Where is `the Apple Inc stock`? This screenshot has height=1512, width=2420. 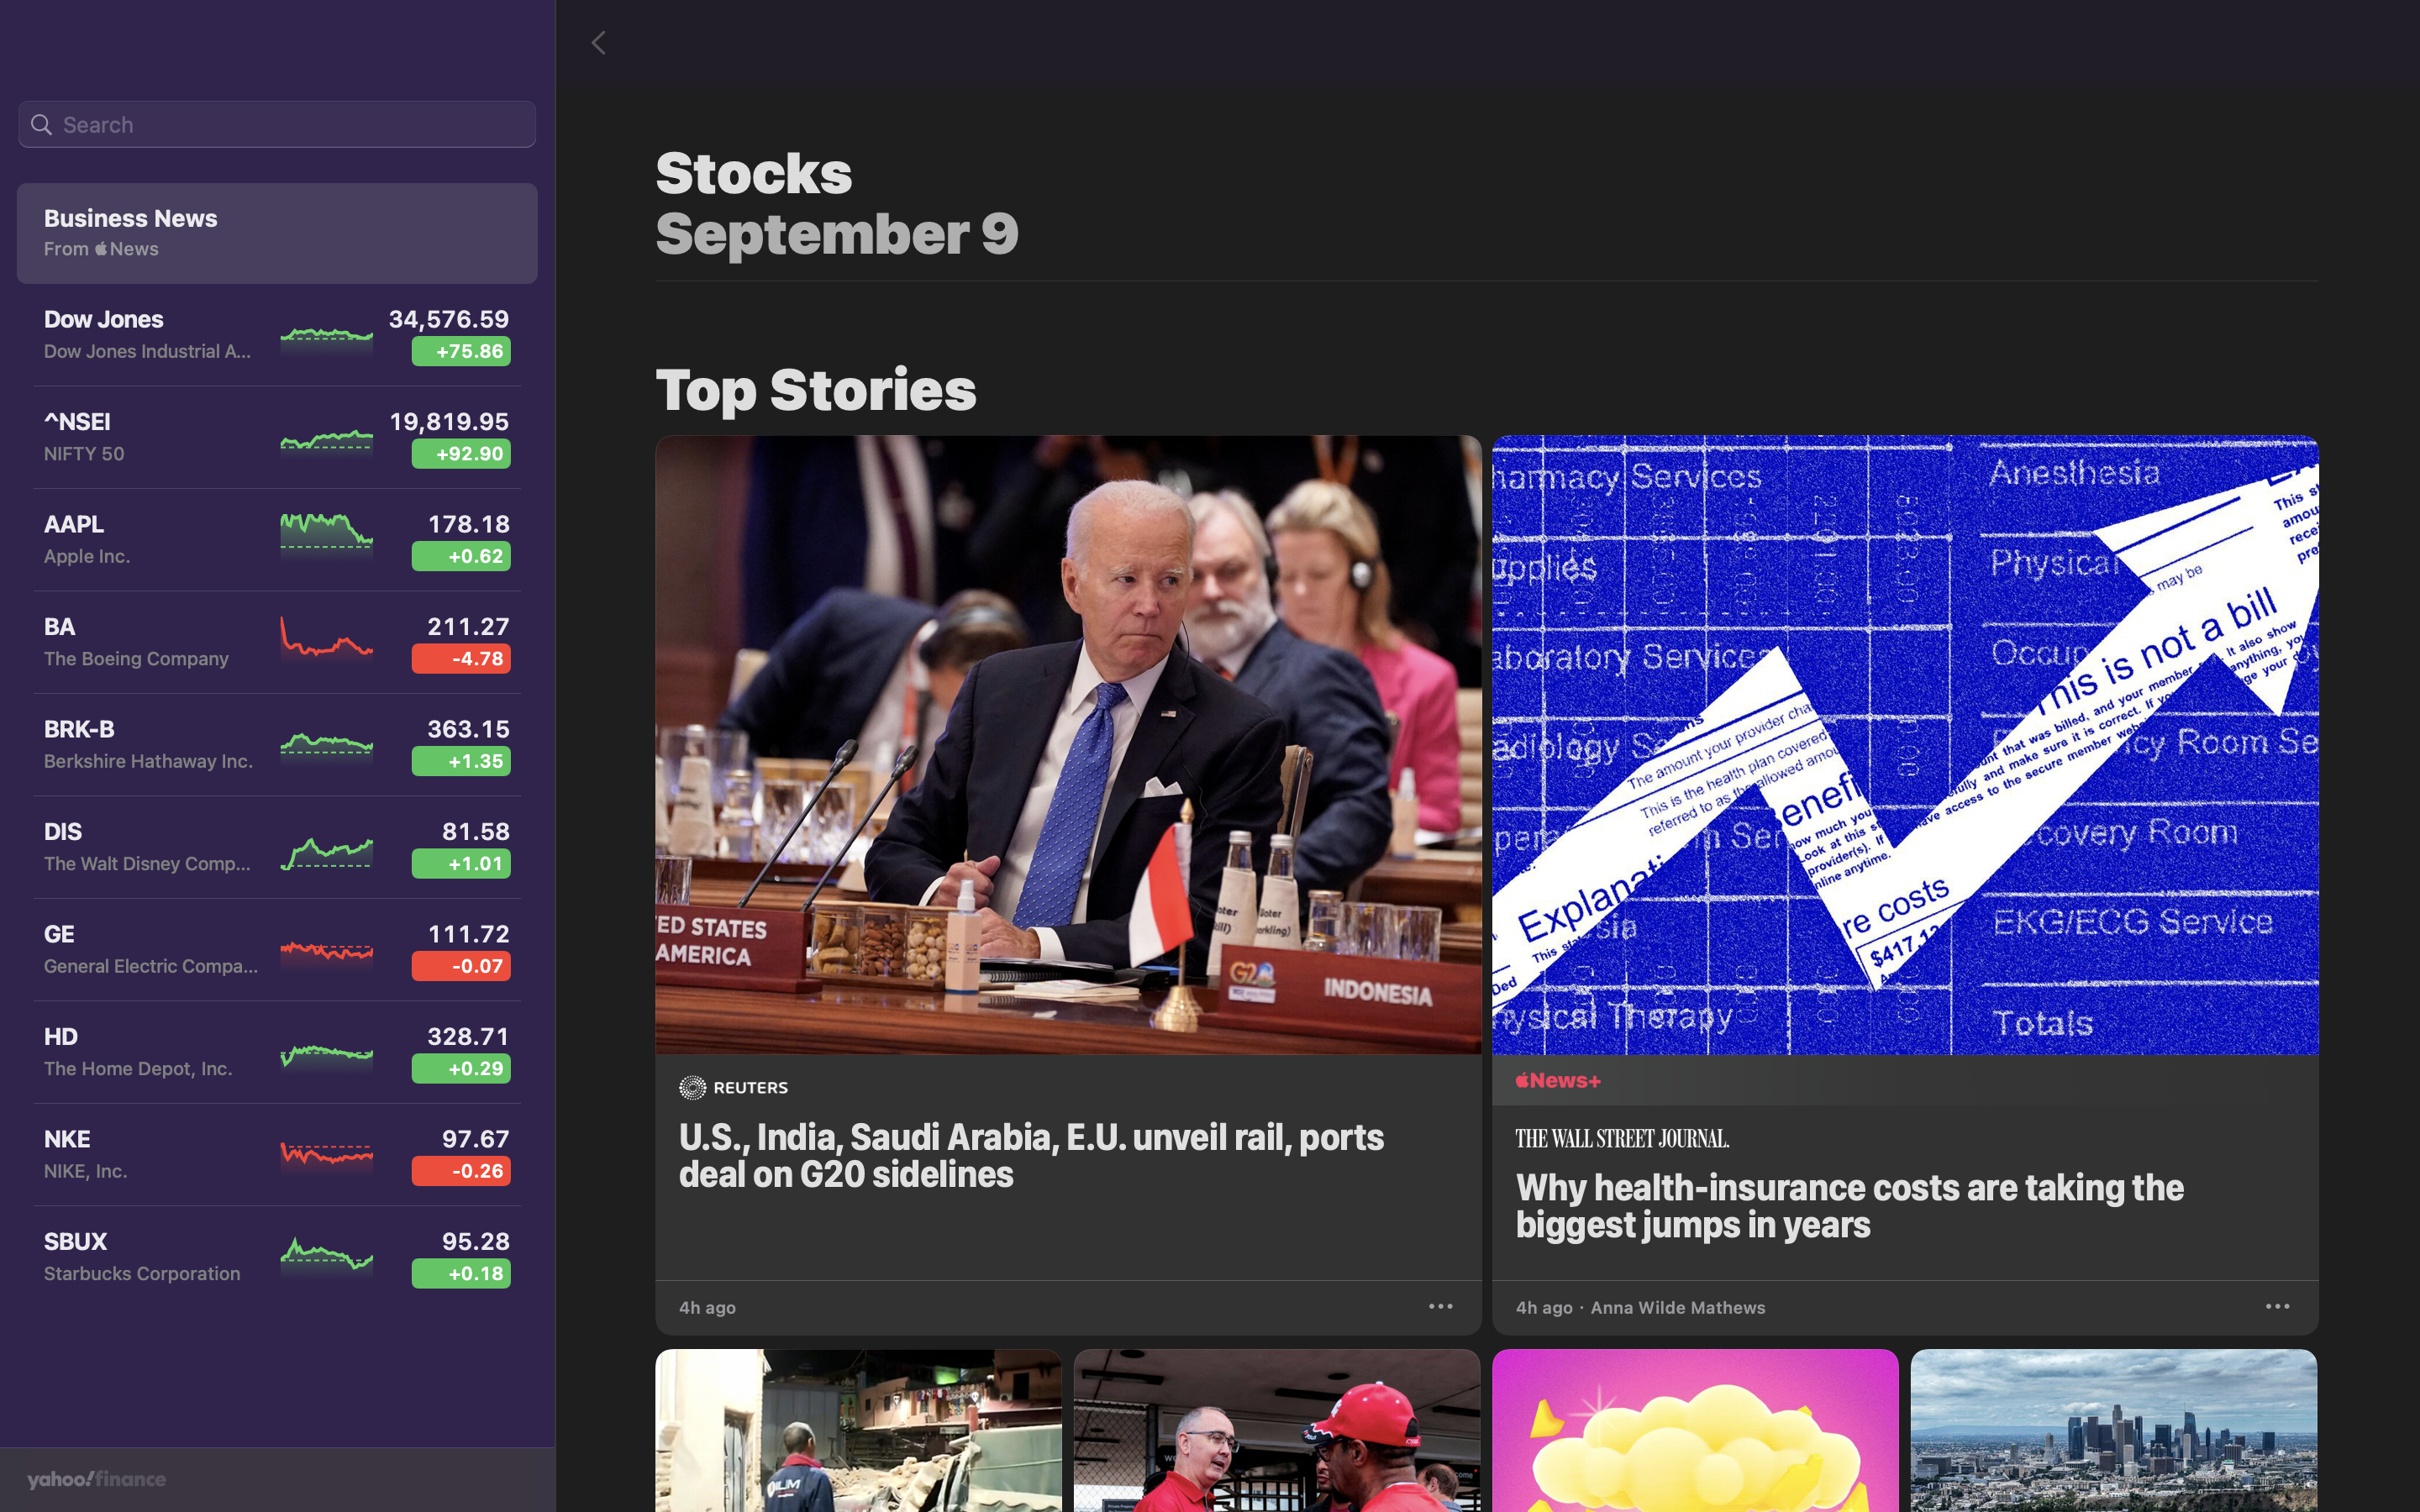 the Apple Inc stock is located at coordinates (276, 538).